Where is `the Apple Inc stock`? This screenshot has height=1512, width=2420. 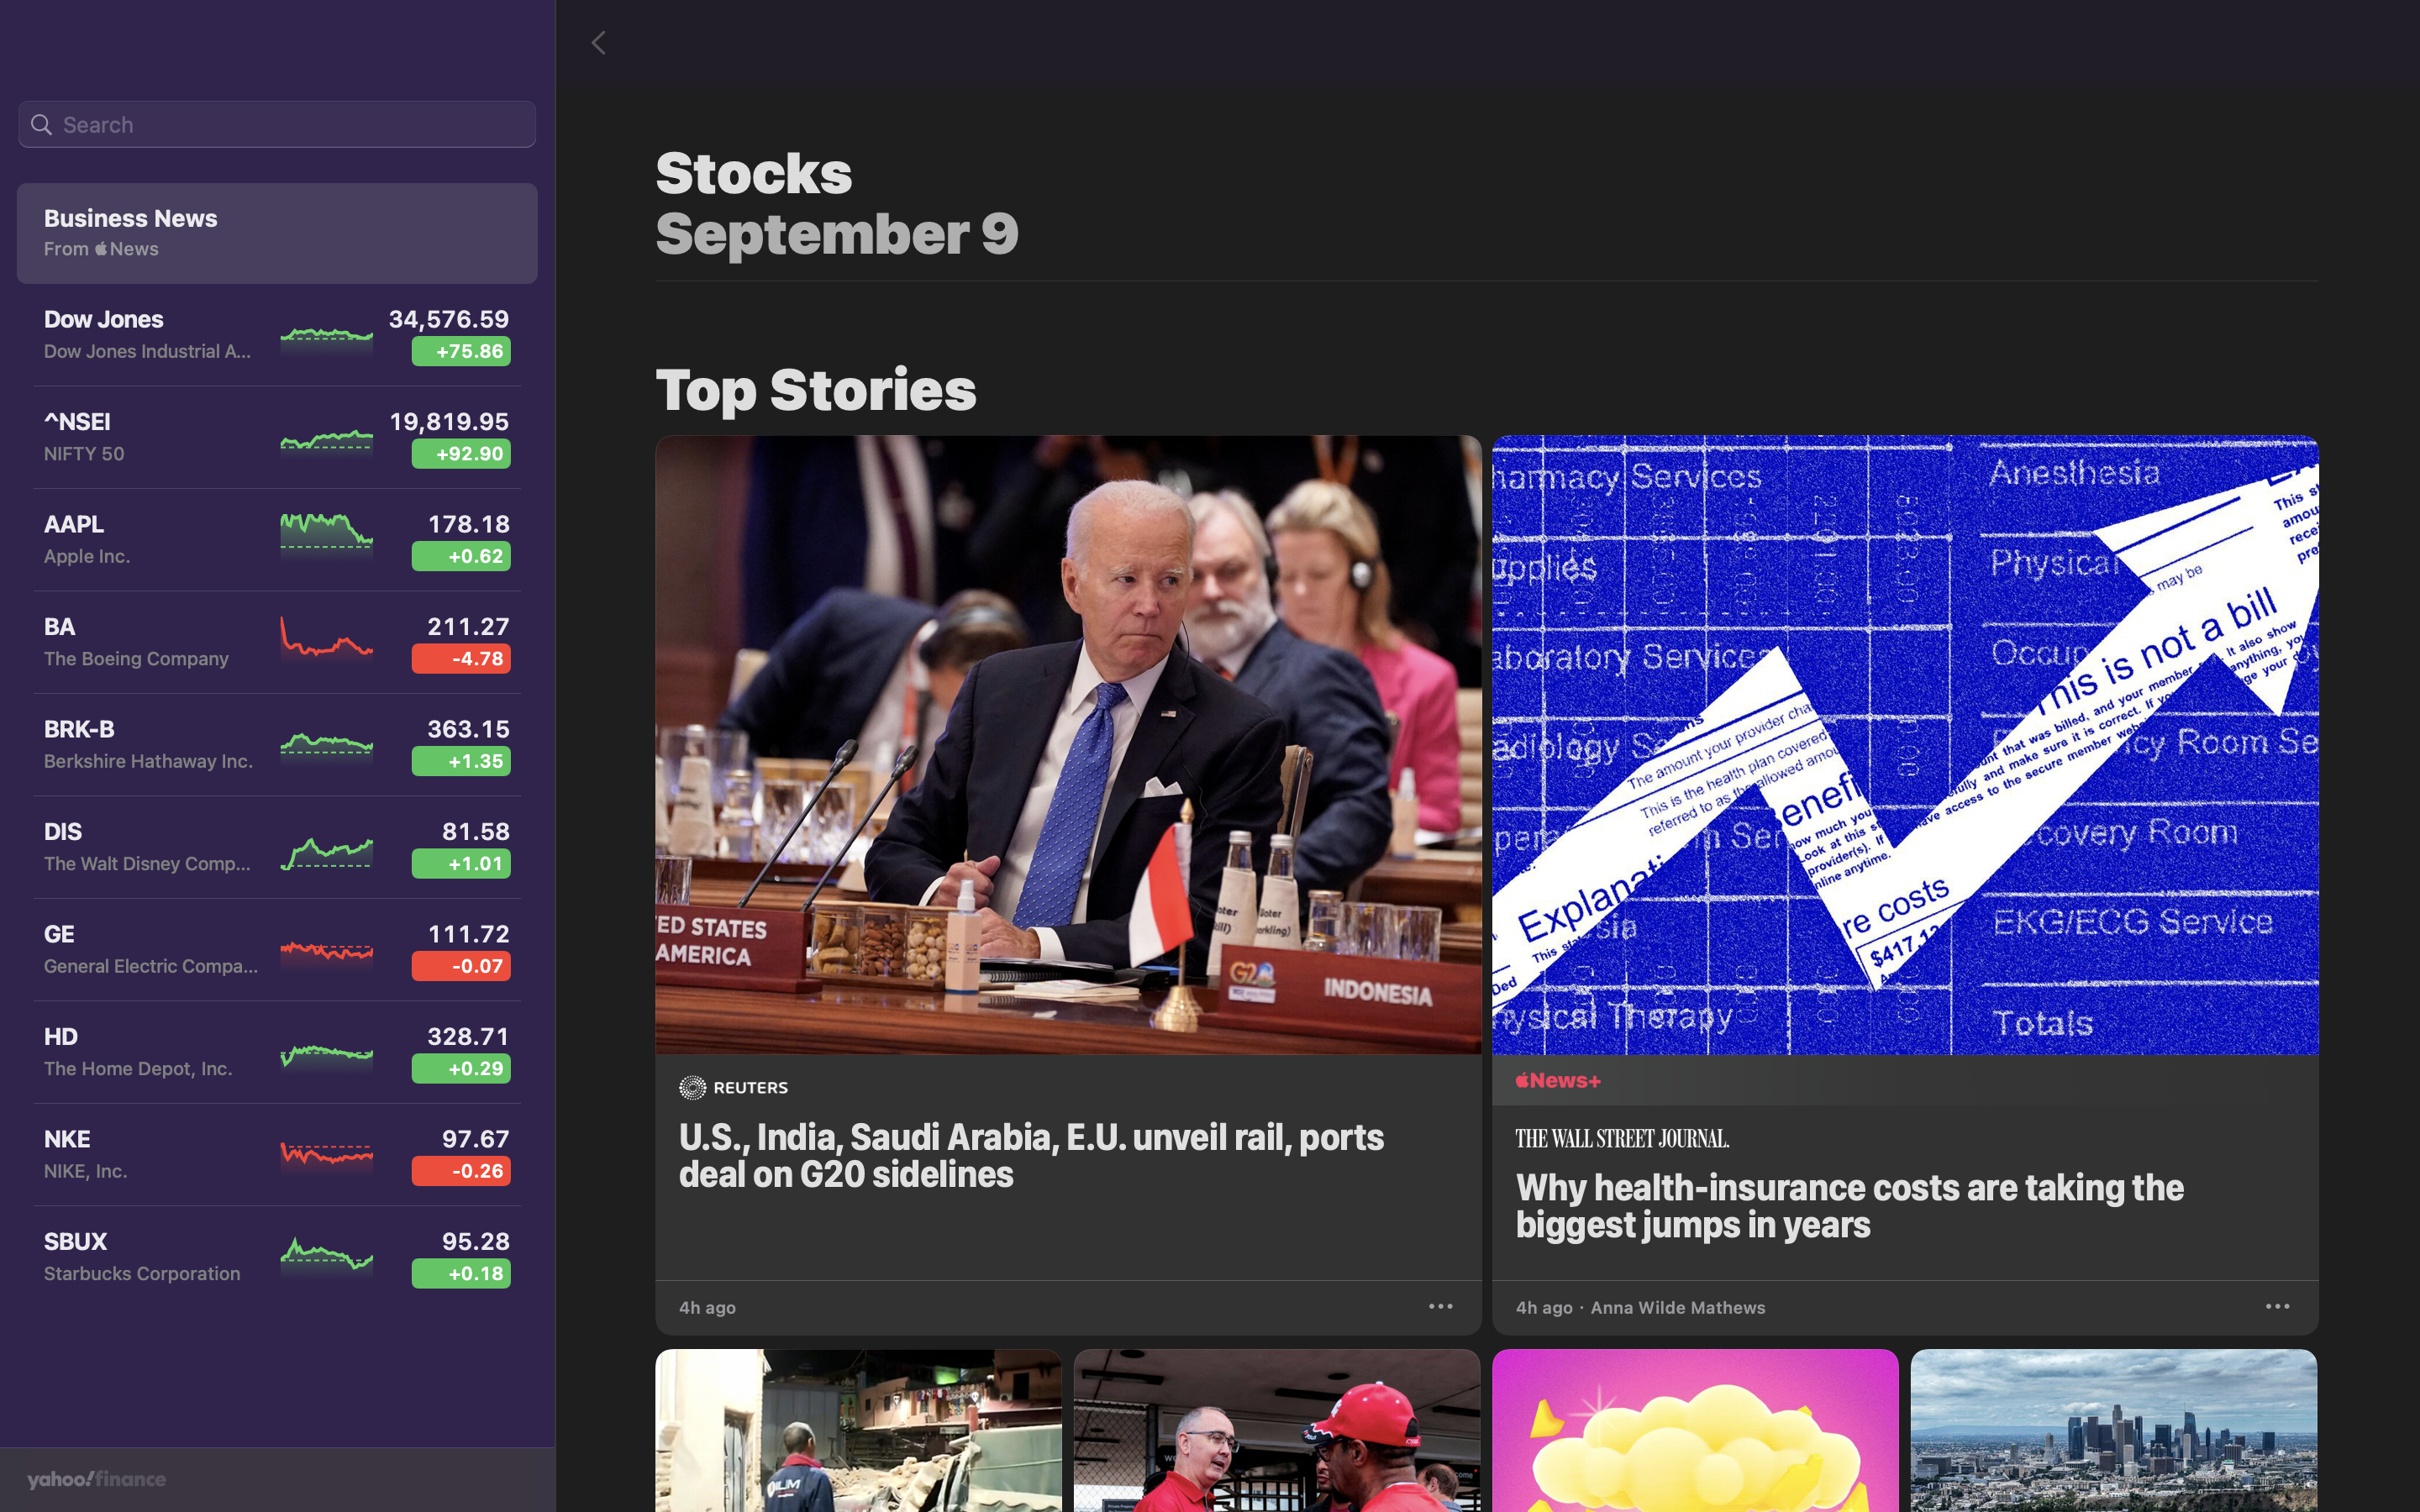 the Apple Inc stock is located at coordinates (276, 538).